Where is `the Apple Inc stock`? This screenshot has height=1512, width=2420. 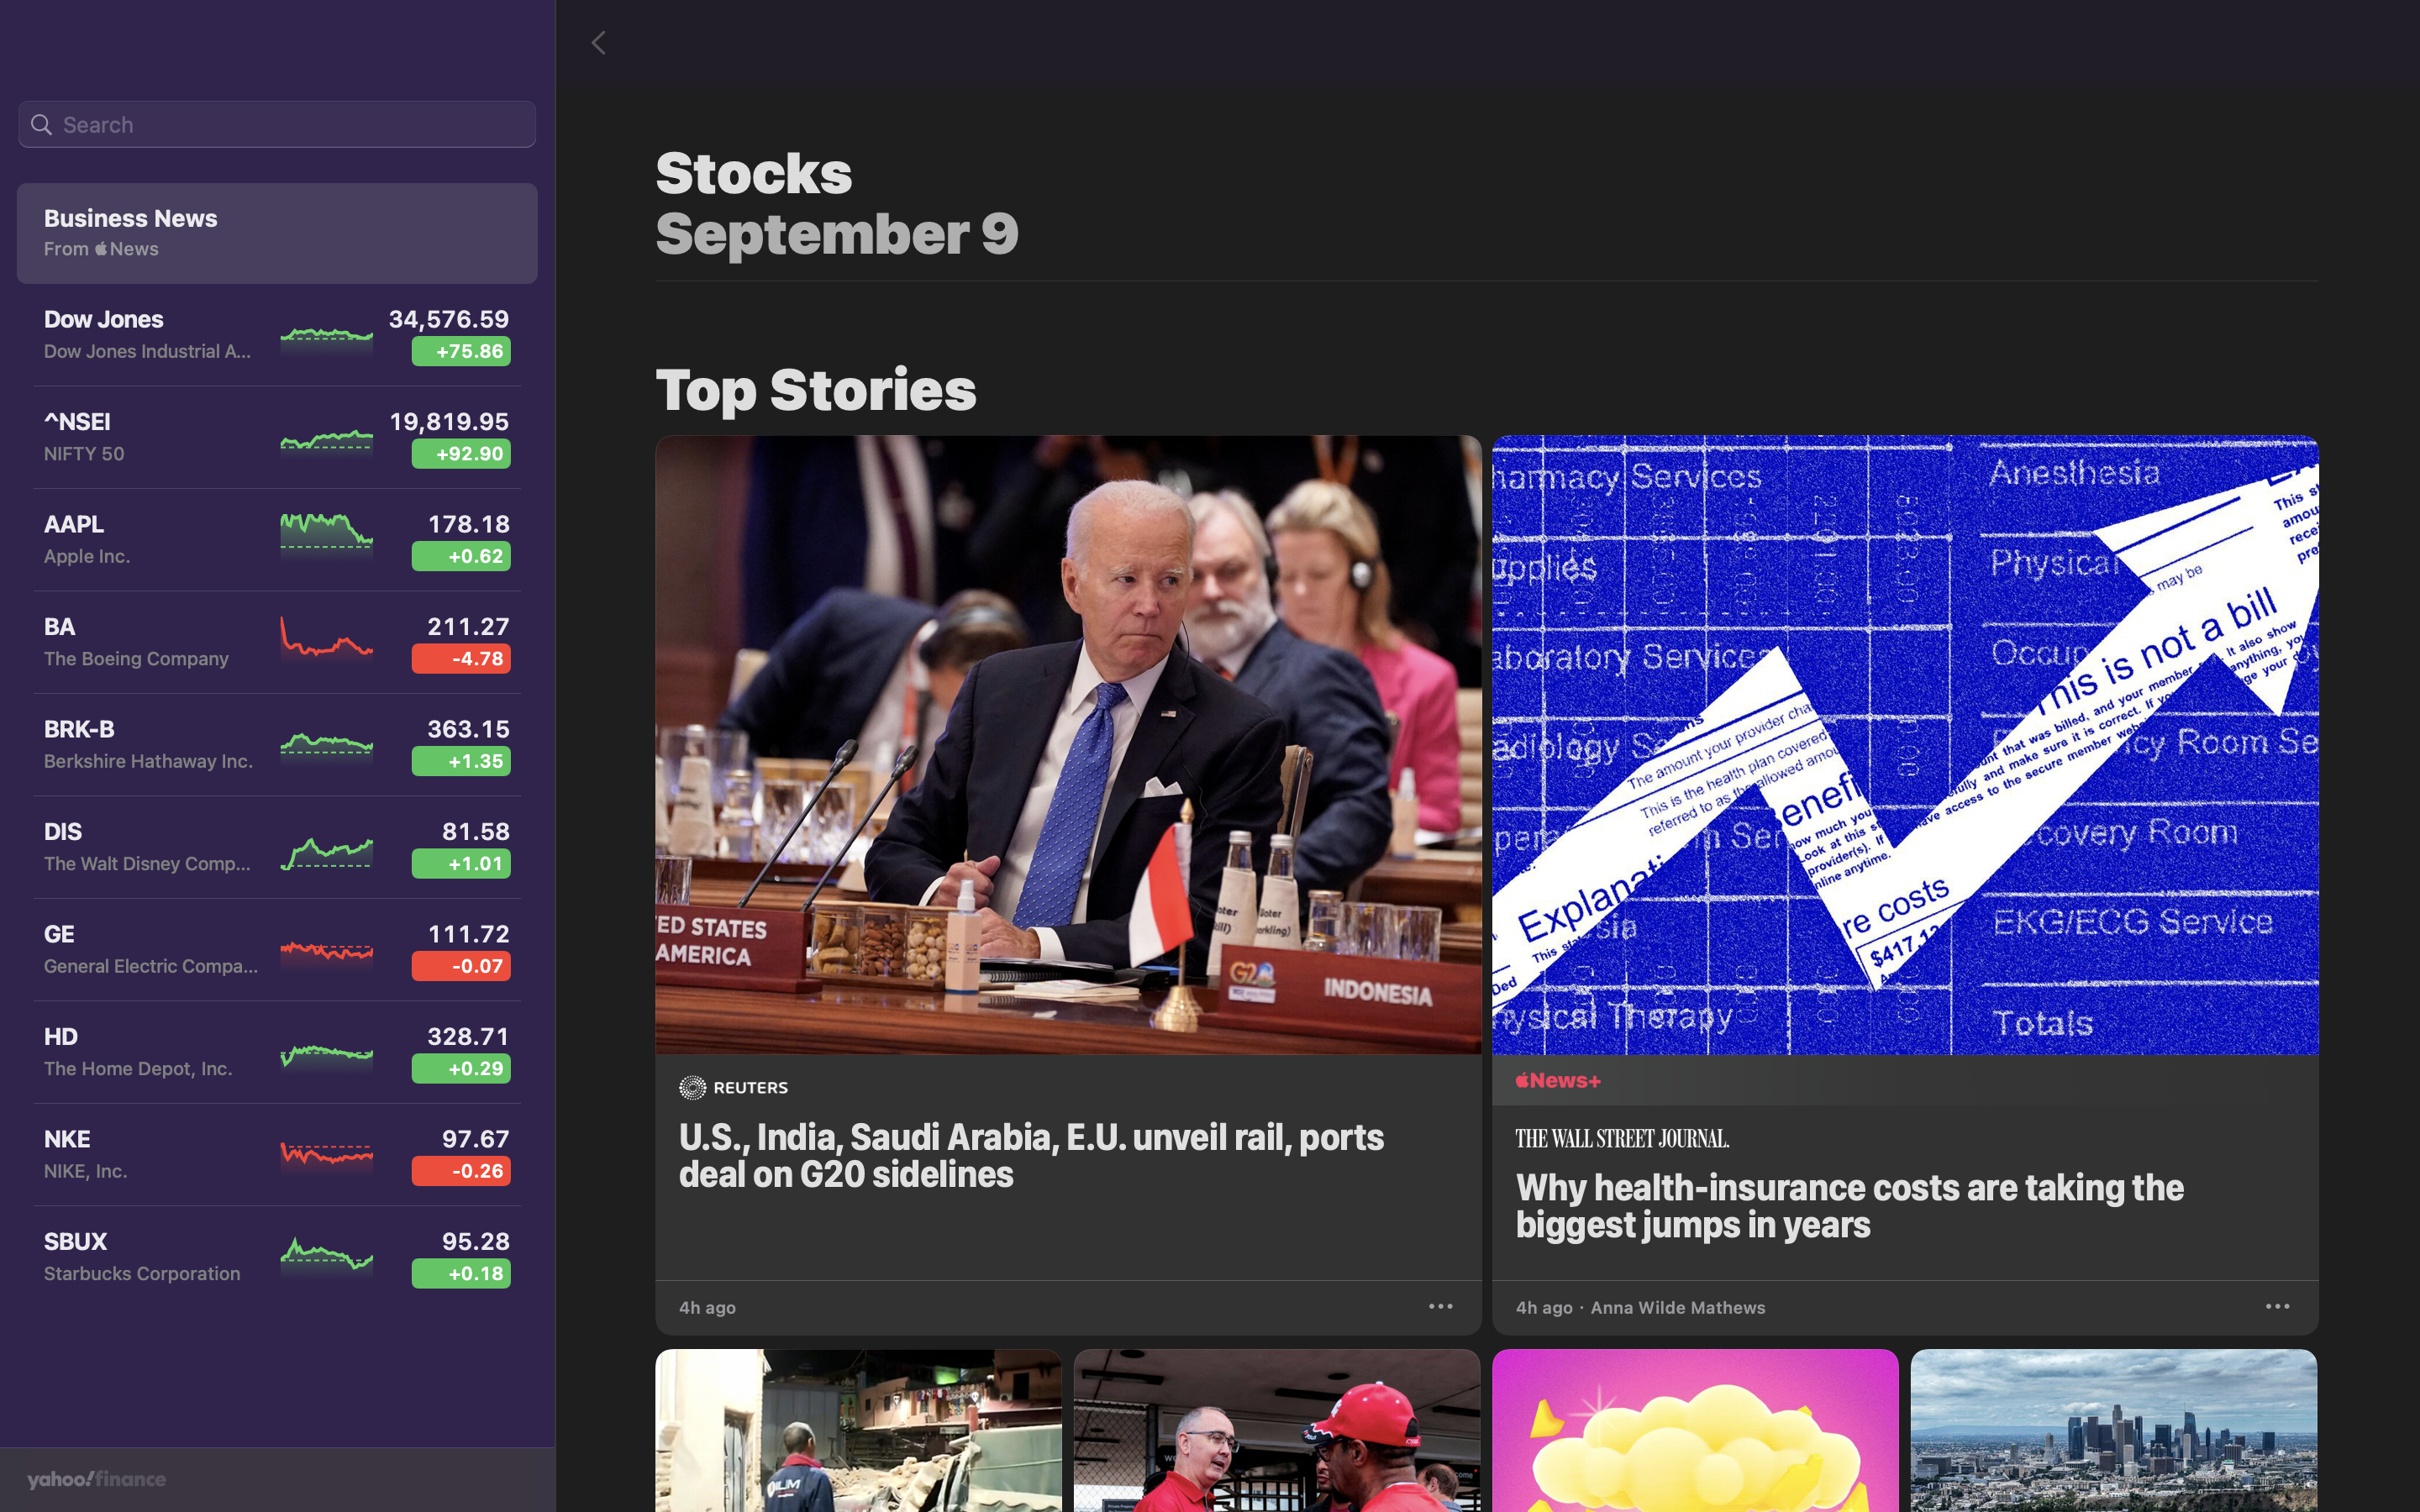 the Apple Inc stock is located at coordinates (276, 538).